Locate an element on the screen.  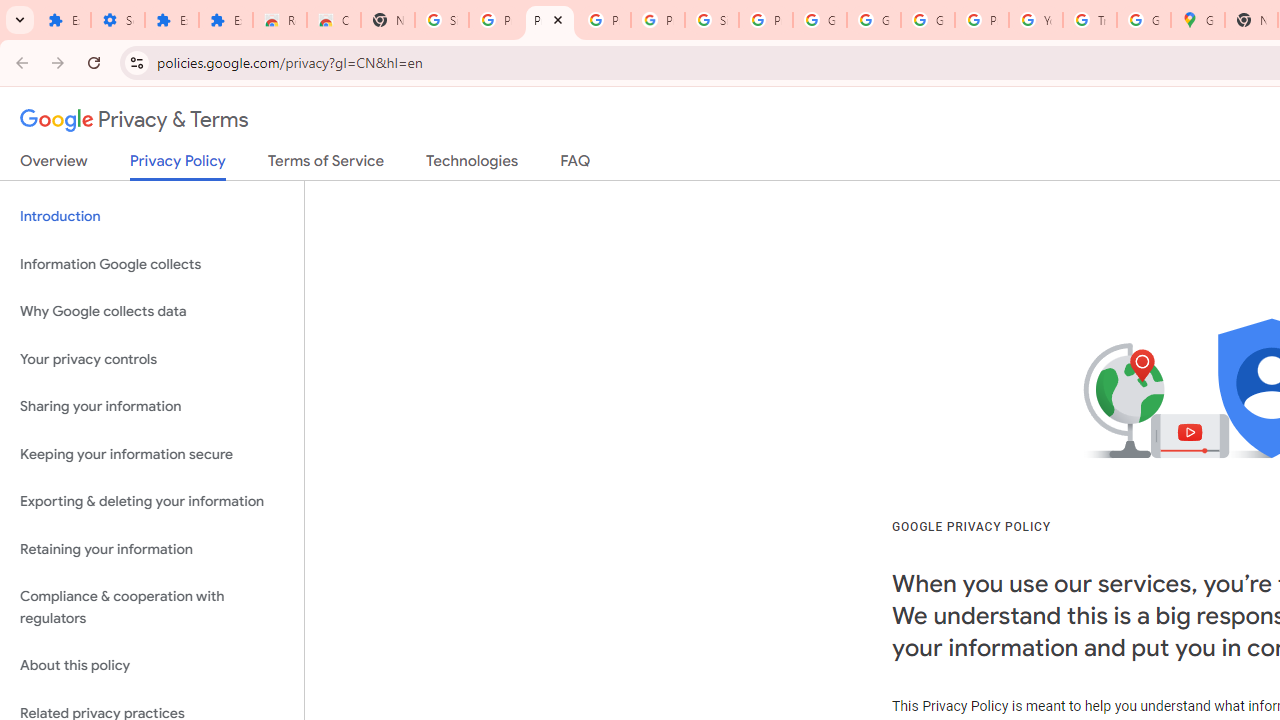
'Sign in - Google Accounts' is located at coordinates (440, 20).